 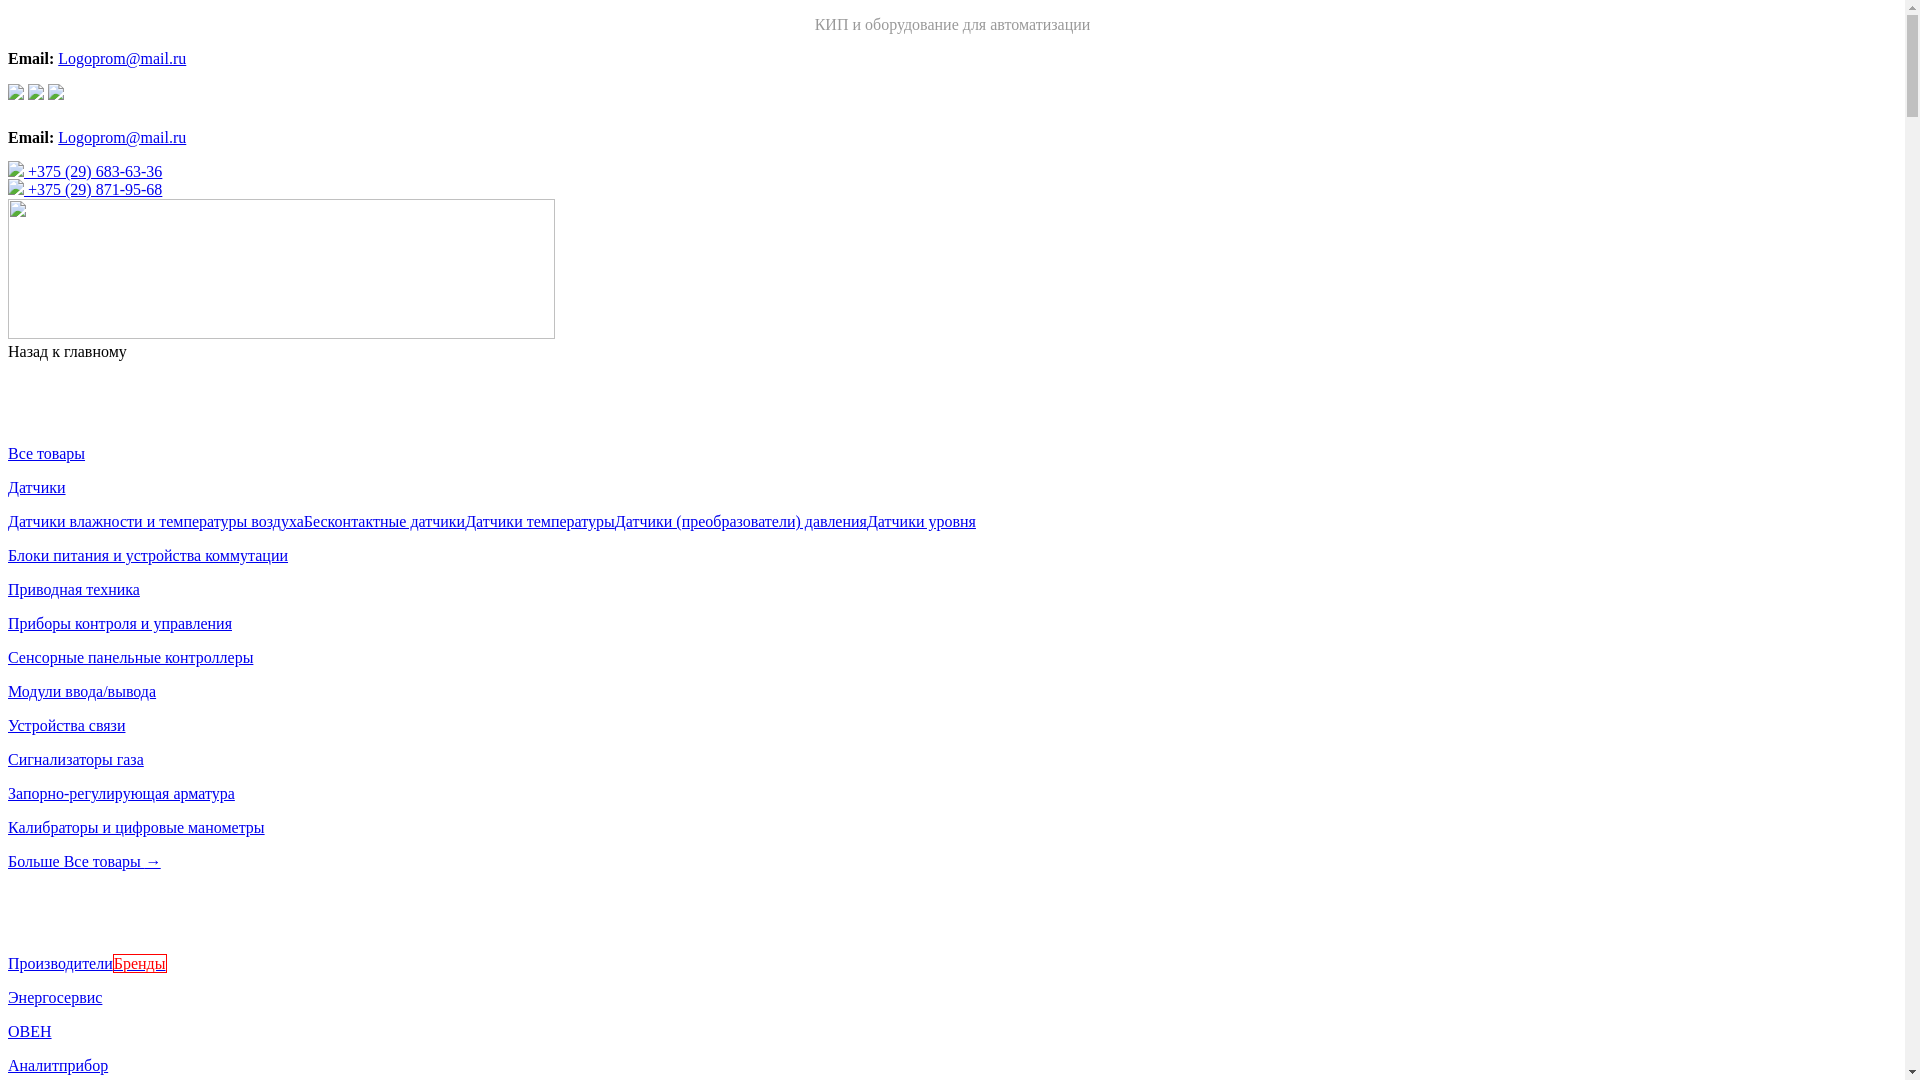 I want to click on 'Logoprom@mail.ru', so click(x=120, y=136).